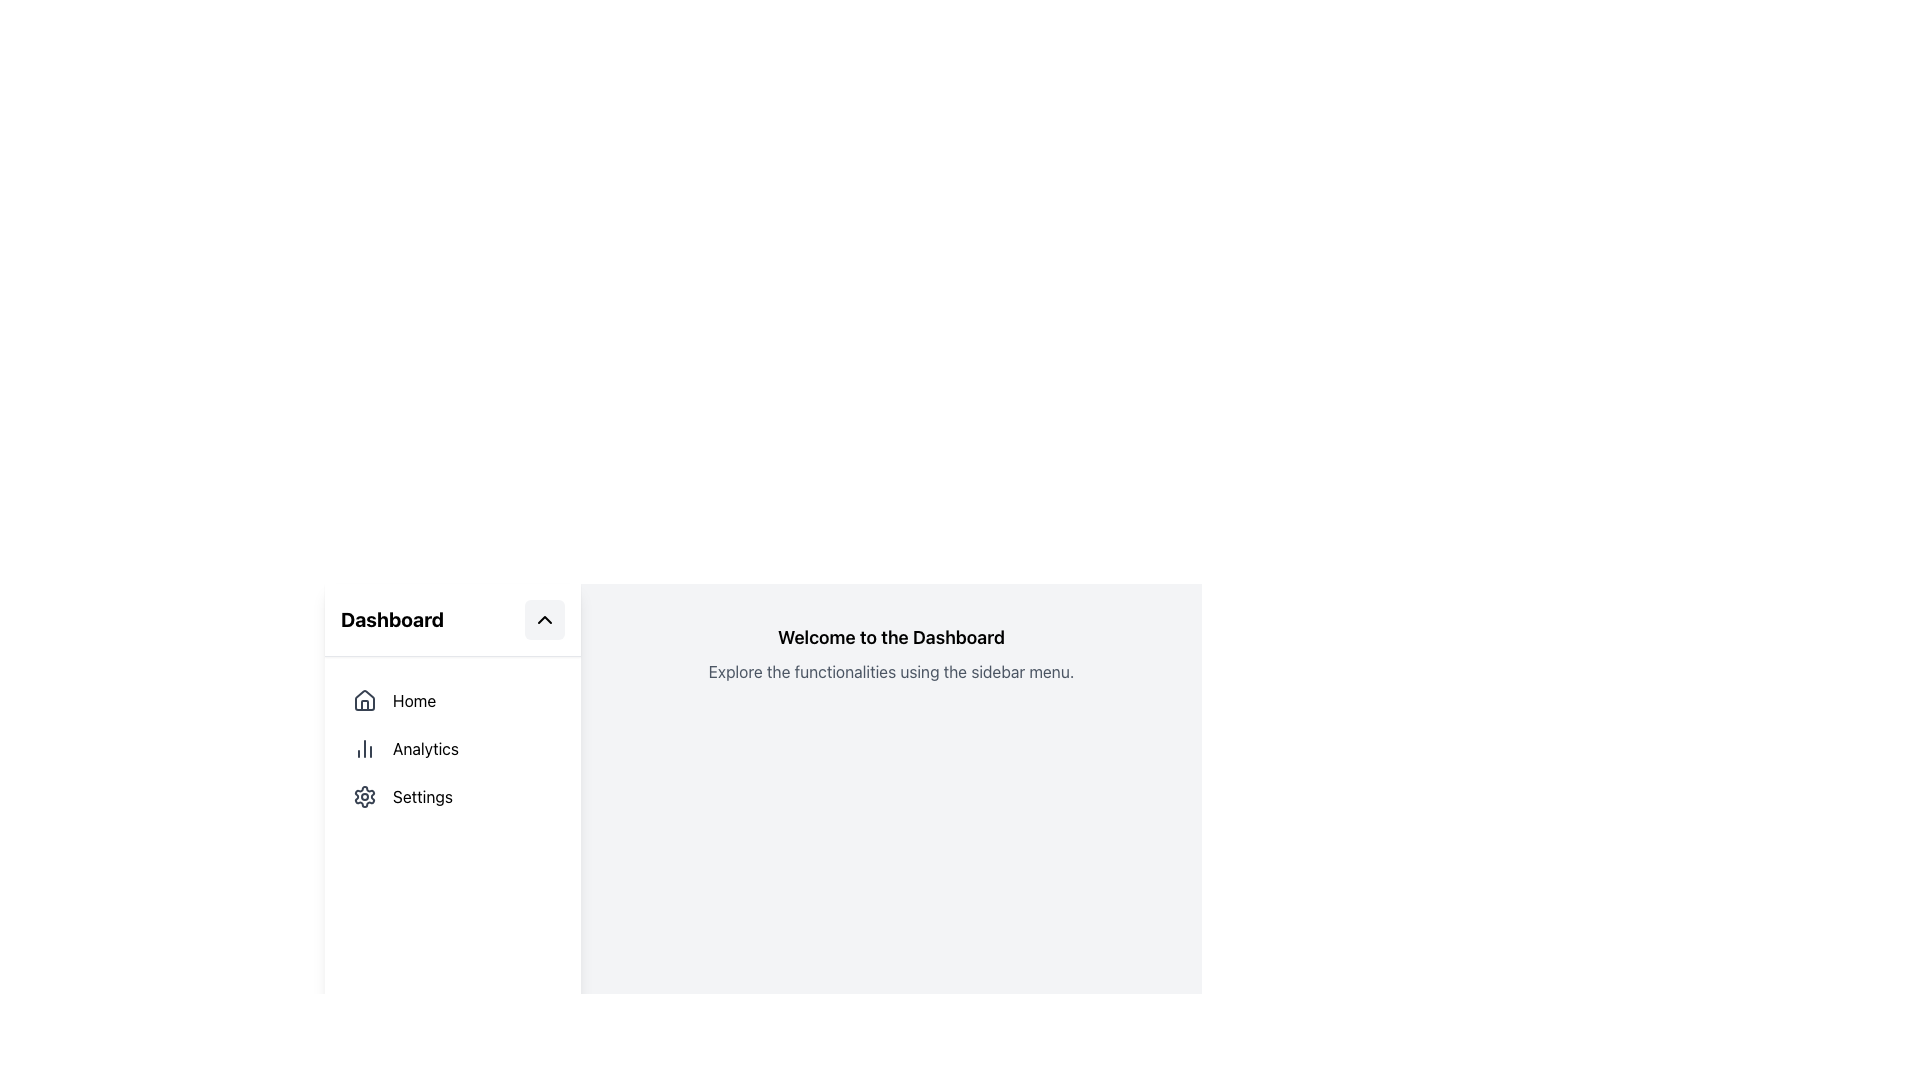  Describe the element at coordinates (451, 700) in the screenshot. I see `the 'Home' menu item in the left sidebar` at that location.